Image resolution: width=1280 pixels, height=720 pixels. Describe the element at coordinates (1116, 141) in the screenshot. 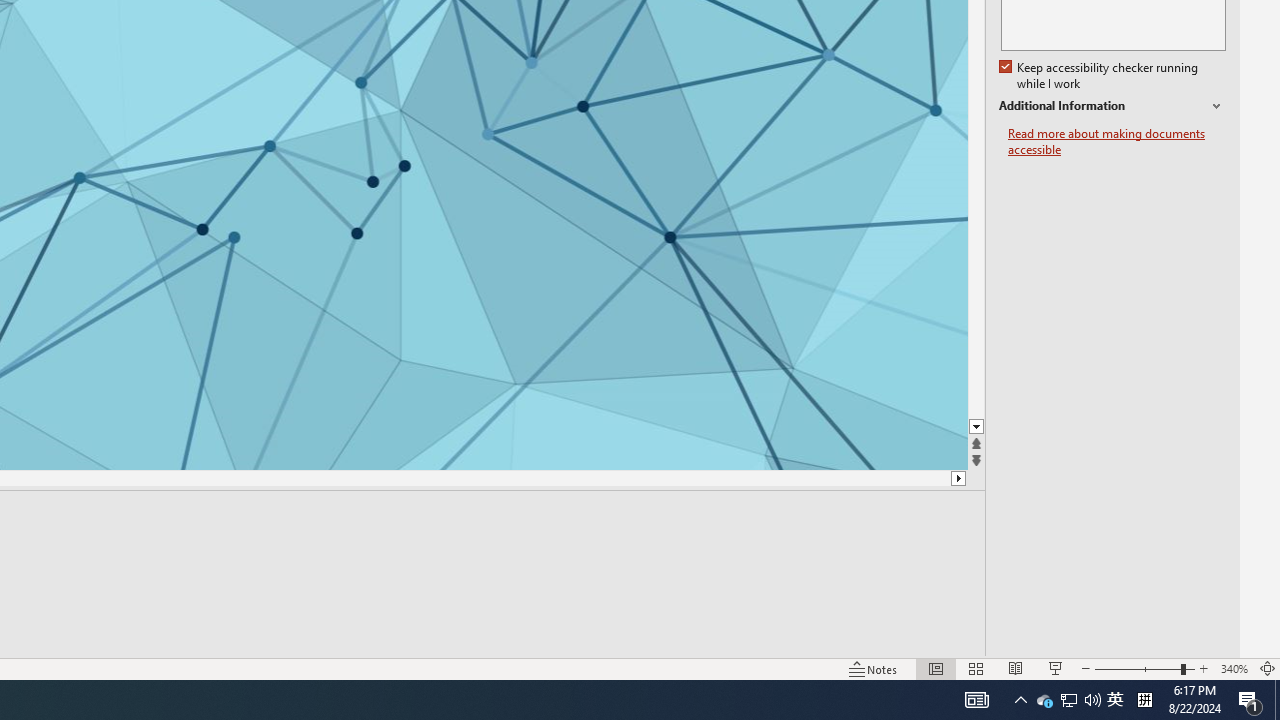

I see `'Read more about making documents accessible'` at that location.